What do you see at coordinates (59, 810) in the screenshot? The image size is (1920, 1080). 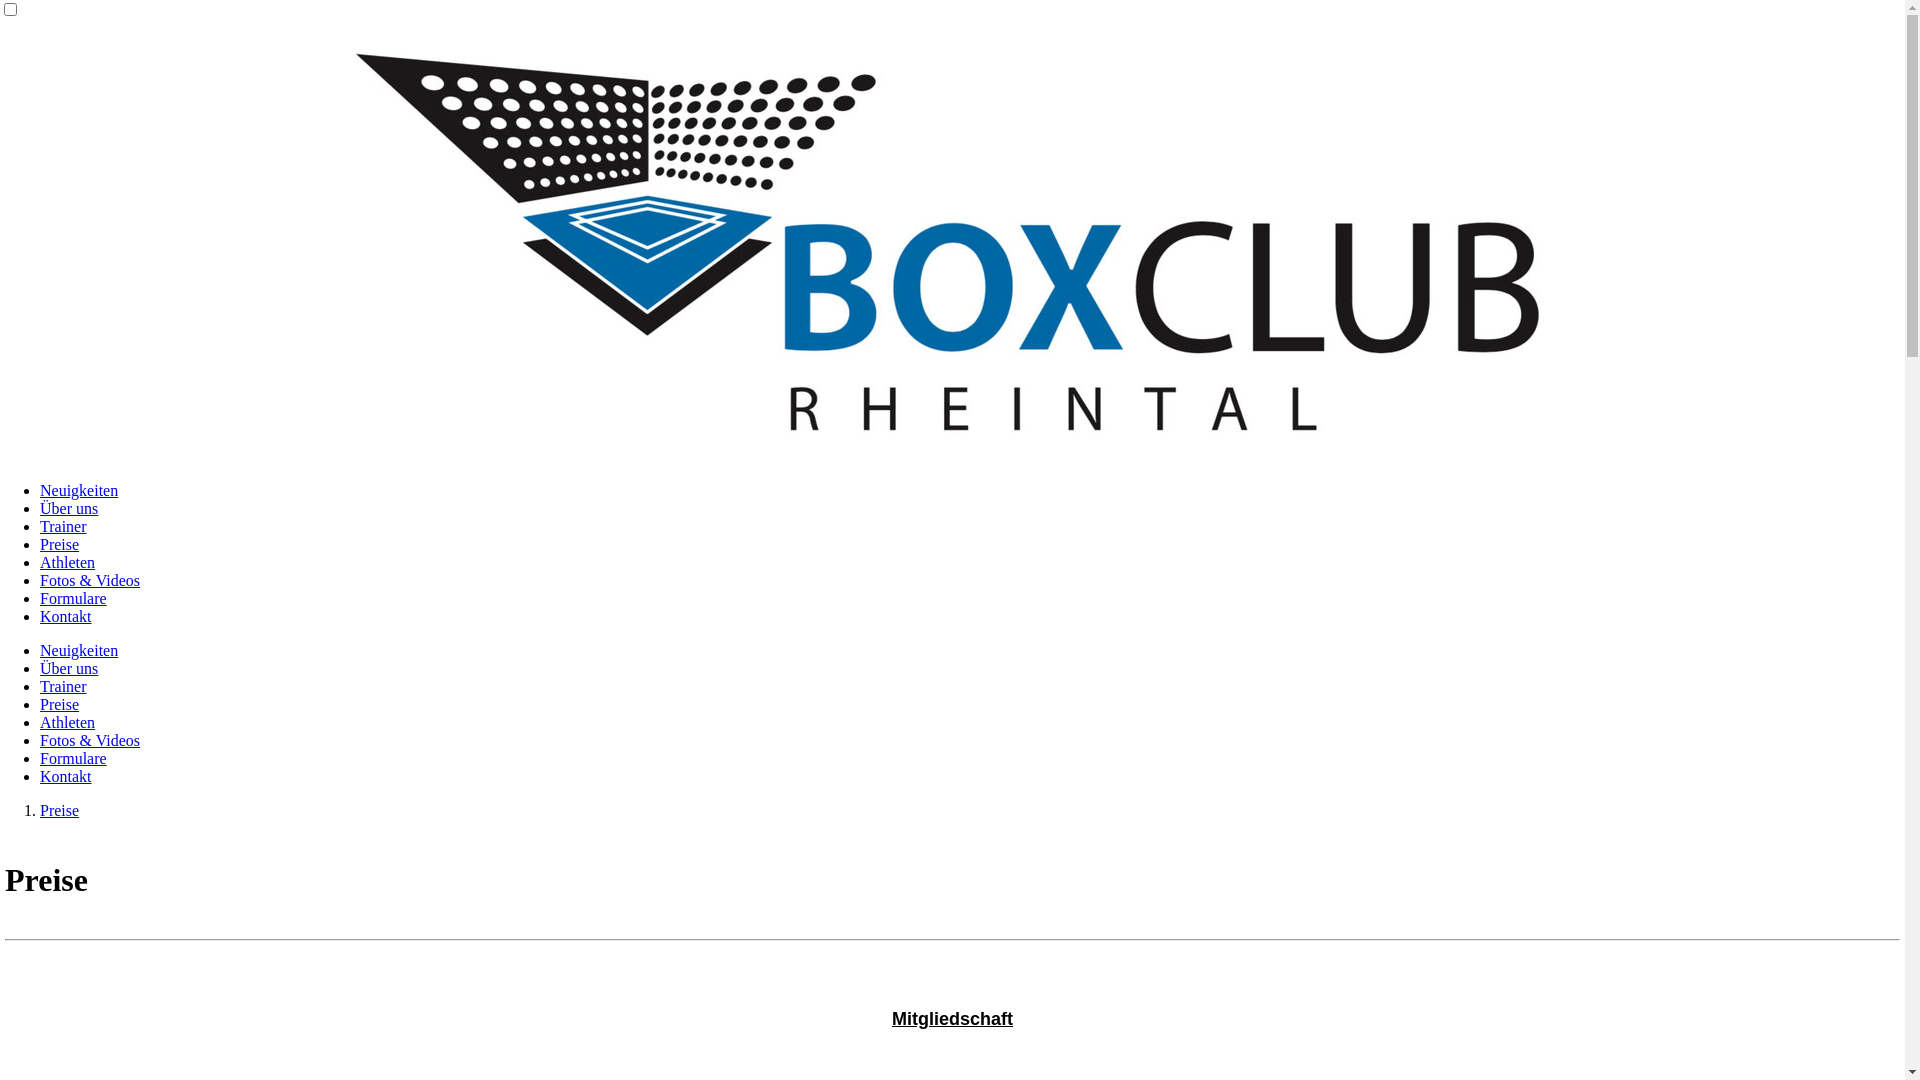 I see `'Preise'` at bounding box center [59, 810].